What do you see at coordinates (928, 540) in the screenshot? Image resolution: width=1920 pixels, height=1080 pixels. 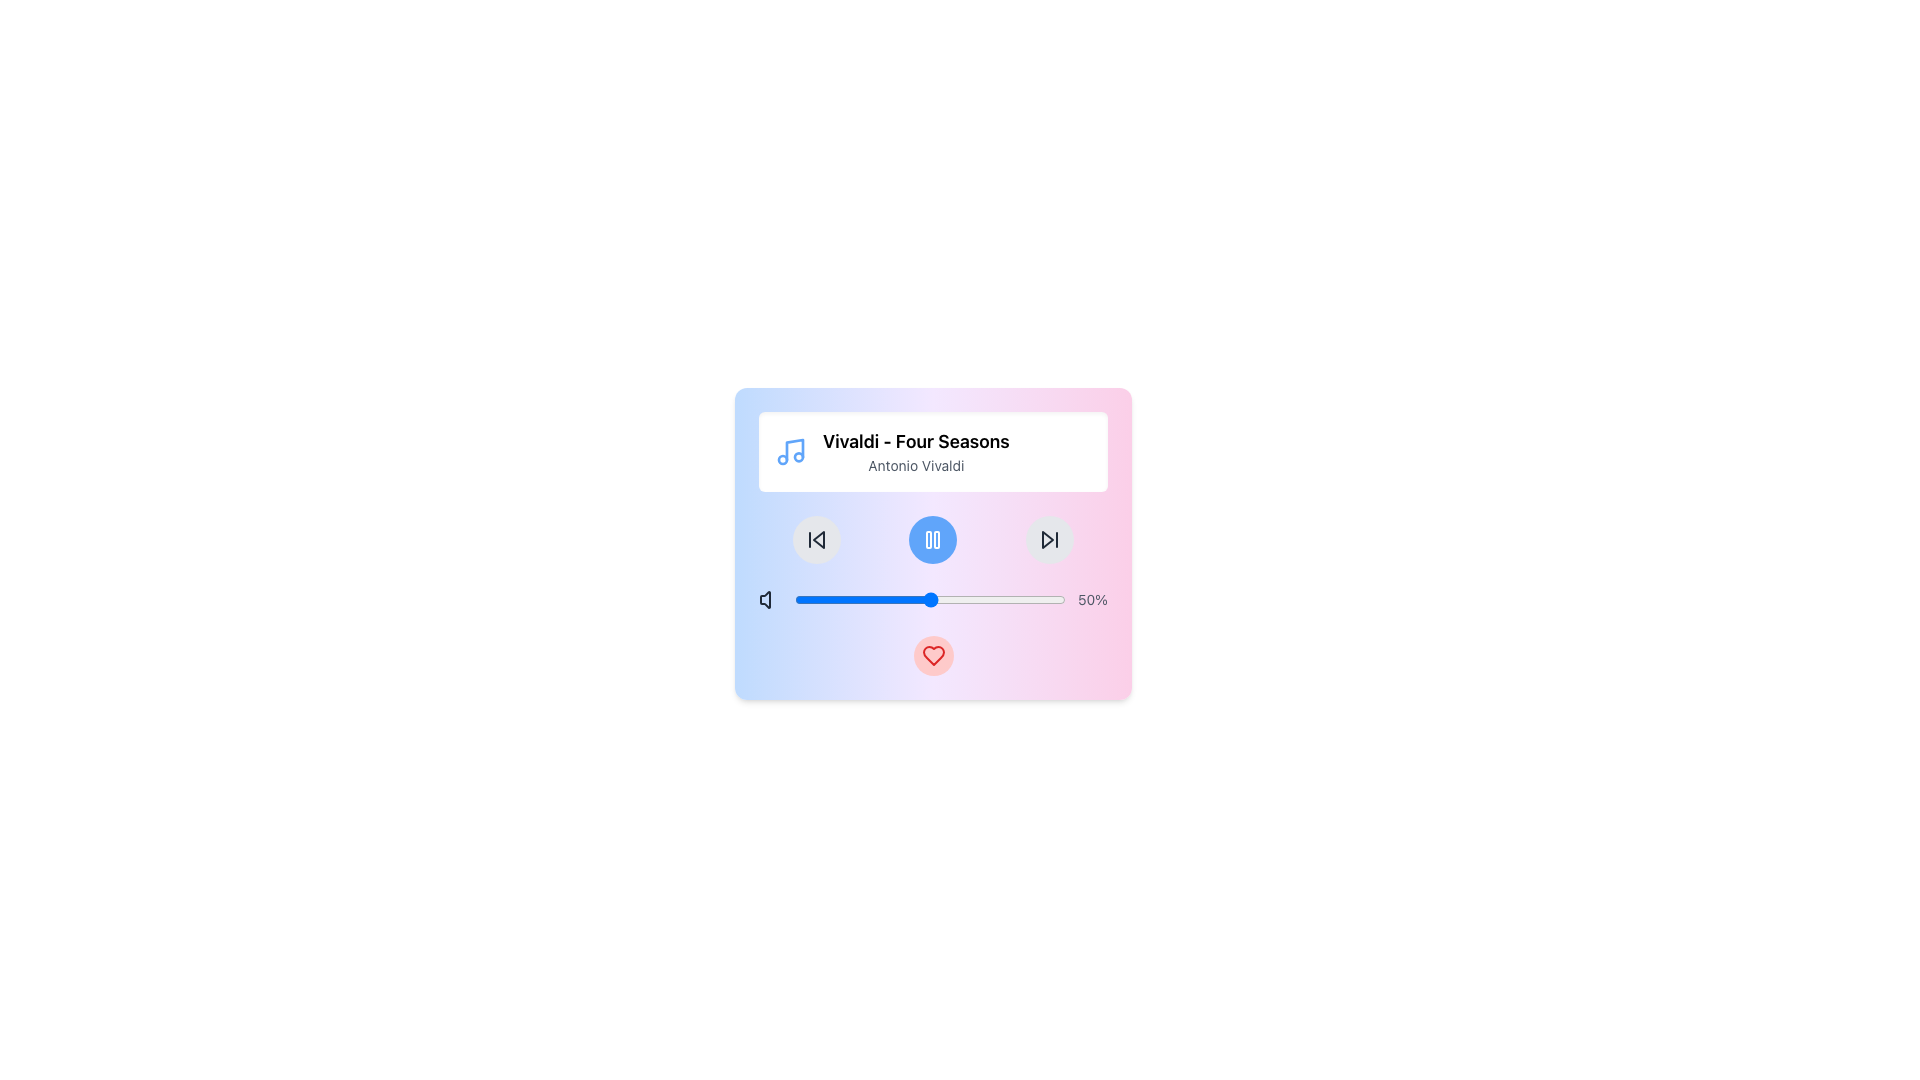 I see `the second vertical rectangular bar of the pause button icon located at the center of the lower half of the interface` at bounding box center [928, 540].